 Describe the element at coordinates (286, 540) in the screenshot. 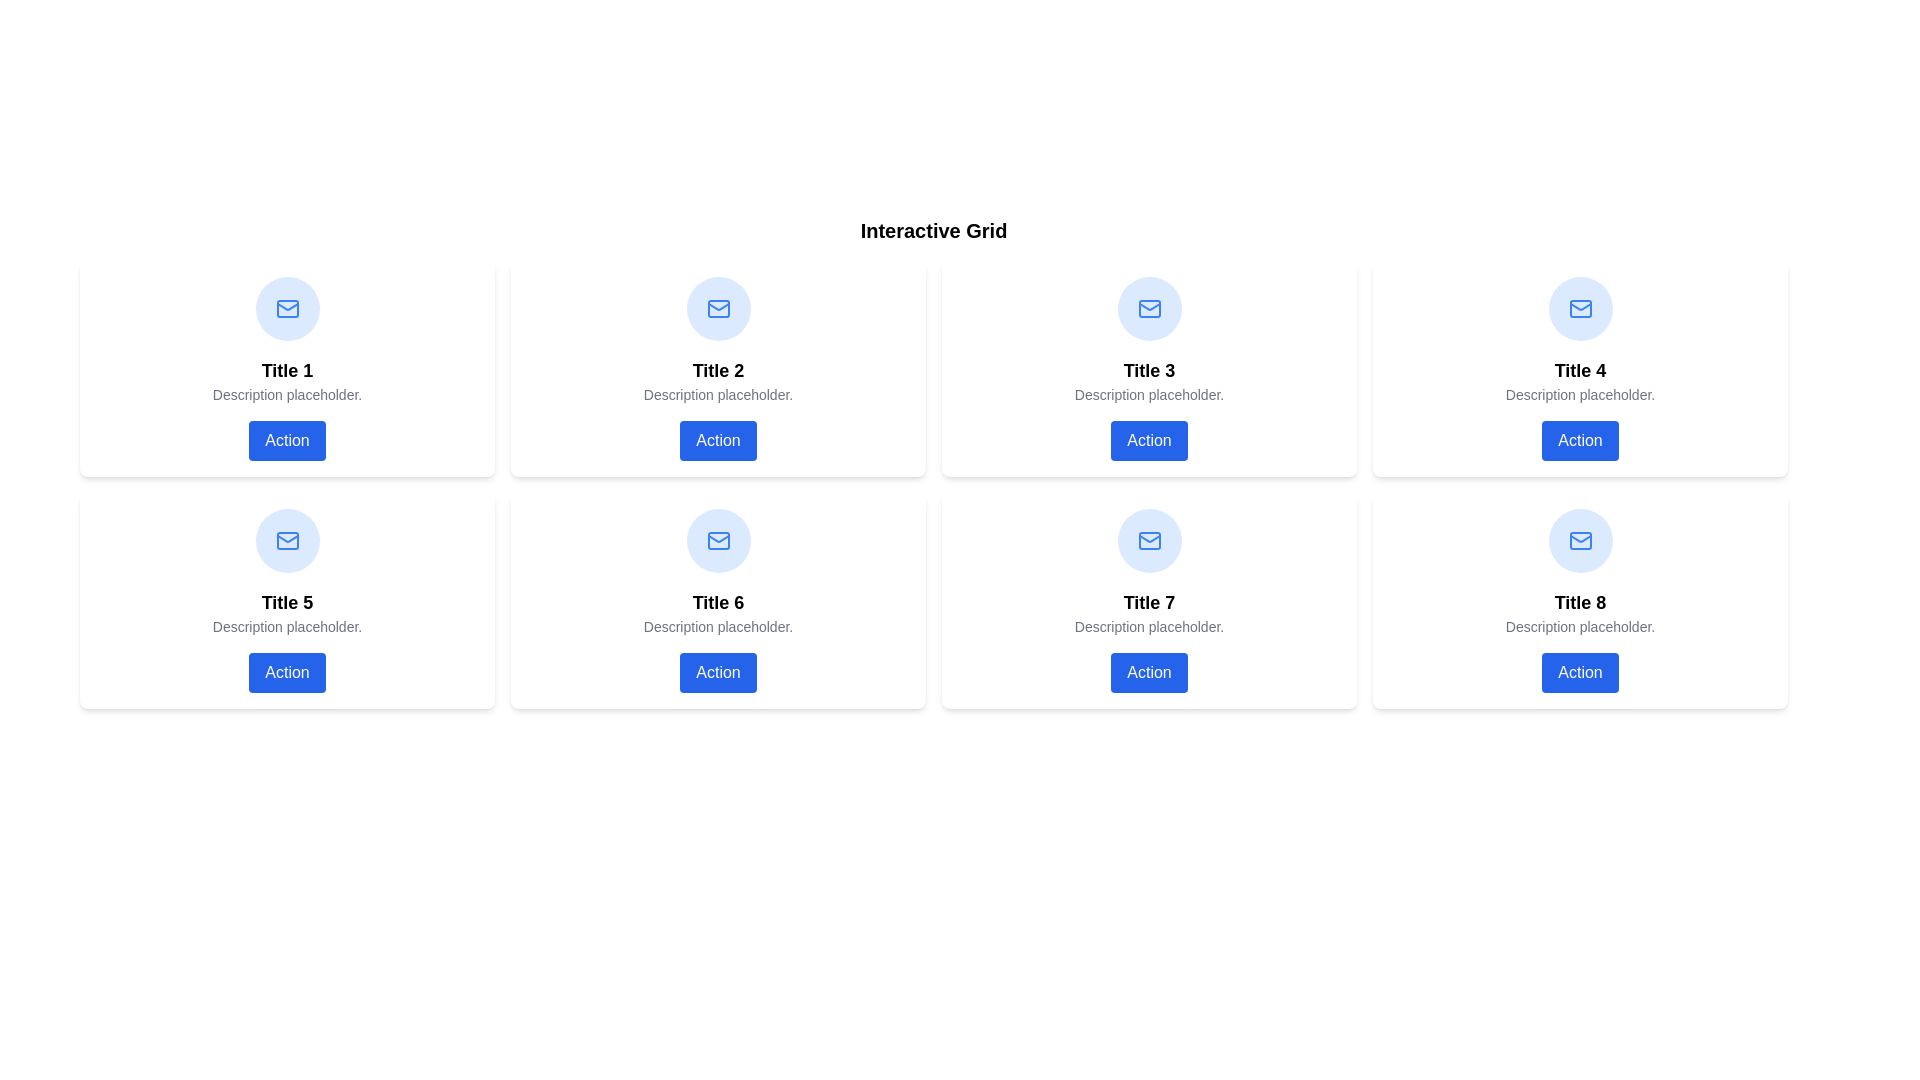

I see `the email or messaging icon located within the card titled 'Title 5' in the second row, first column of the interactive grid layout` at that location.